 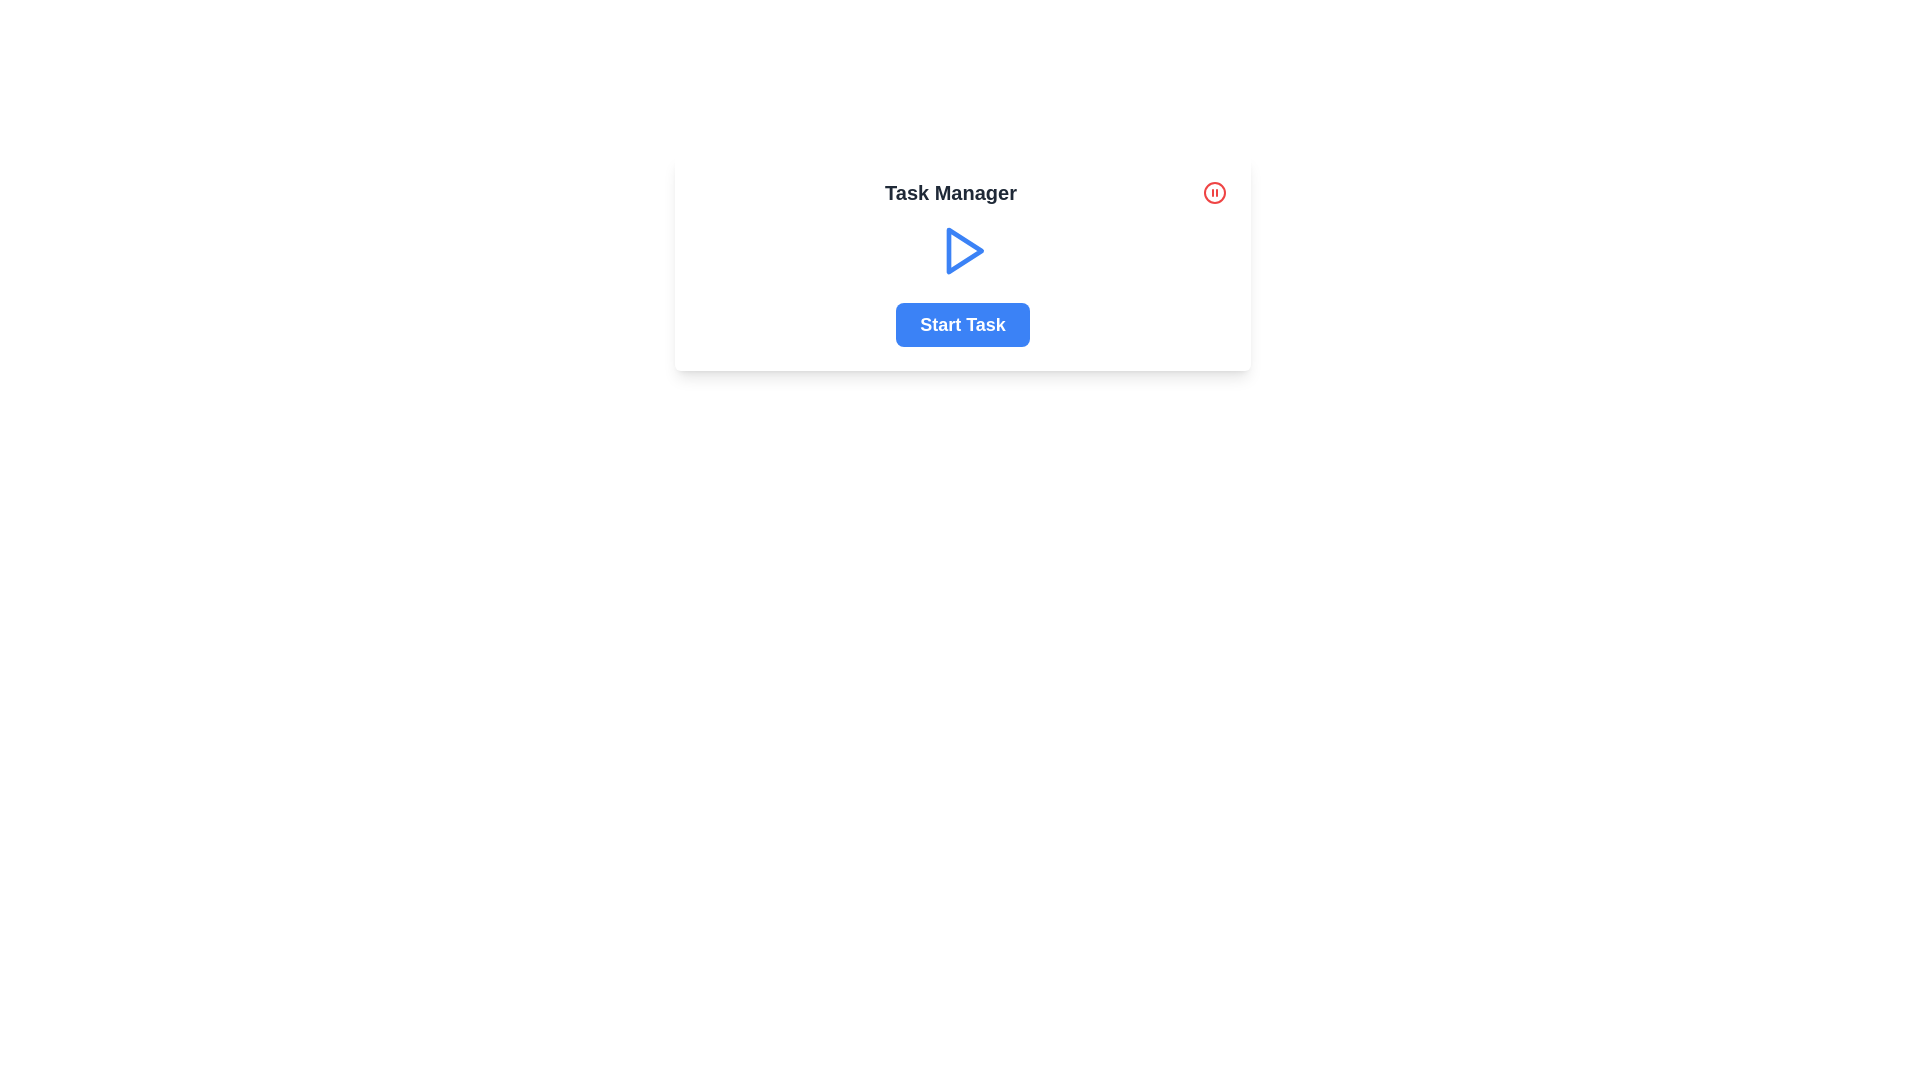 What do you see at coordinates (965, 249) in the screenshot?
I see `the triangular play button icon, which is outlined in blue and located under the 'Task Manager' title` at bounding box center [965, 249].